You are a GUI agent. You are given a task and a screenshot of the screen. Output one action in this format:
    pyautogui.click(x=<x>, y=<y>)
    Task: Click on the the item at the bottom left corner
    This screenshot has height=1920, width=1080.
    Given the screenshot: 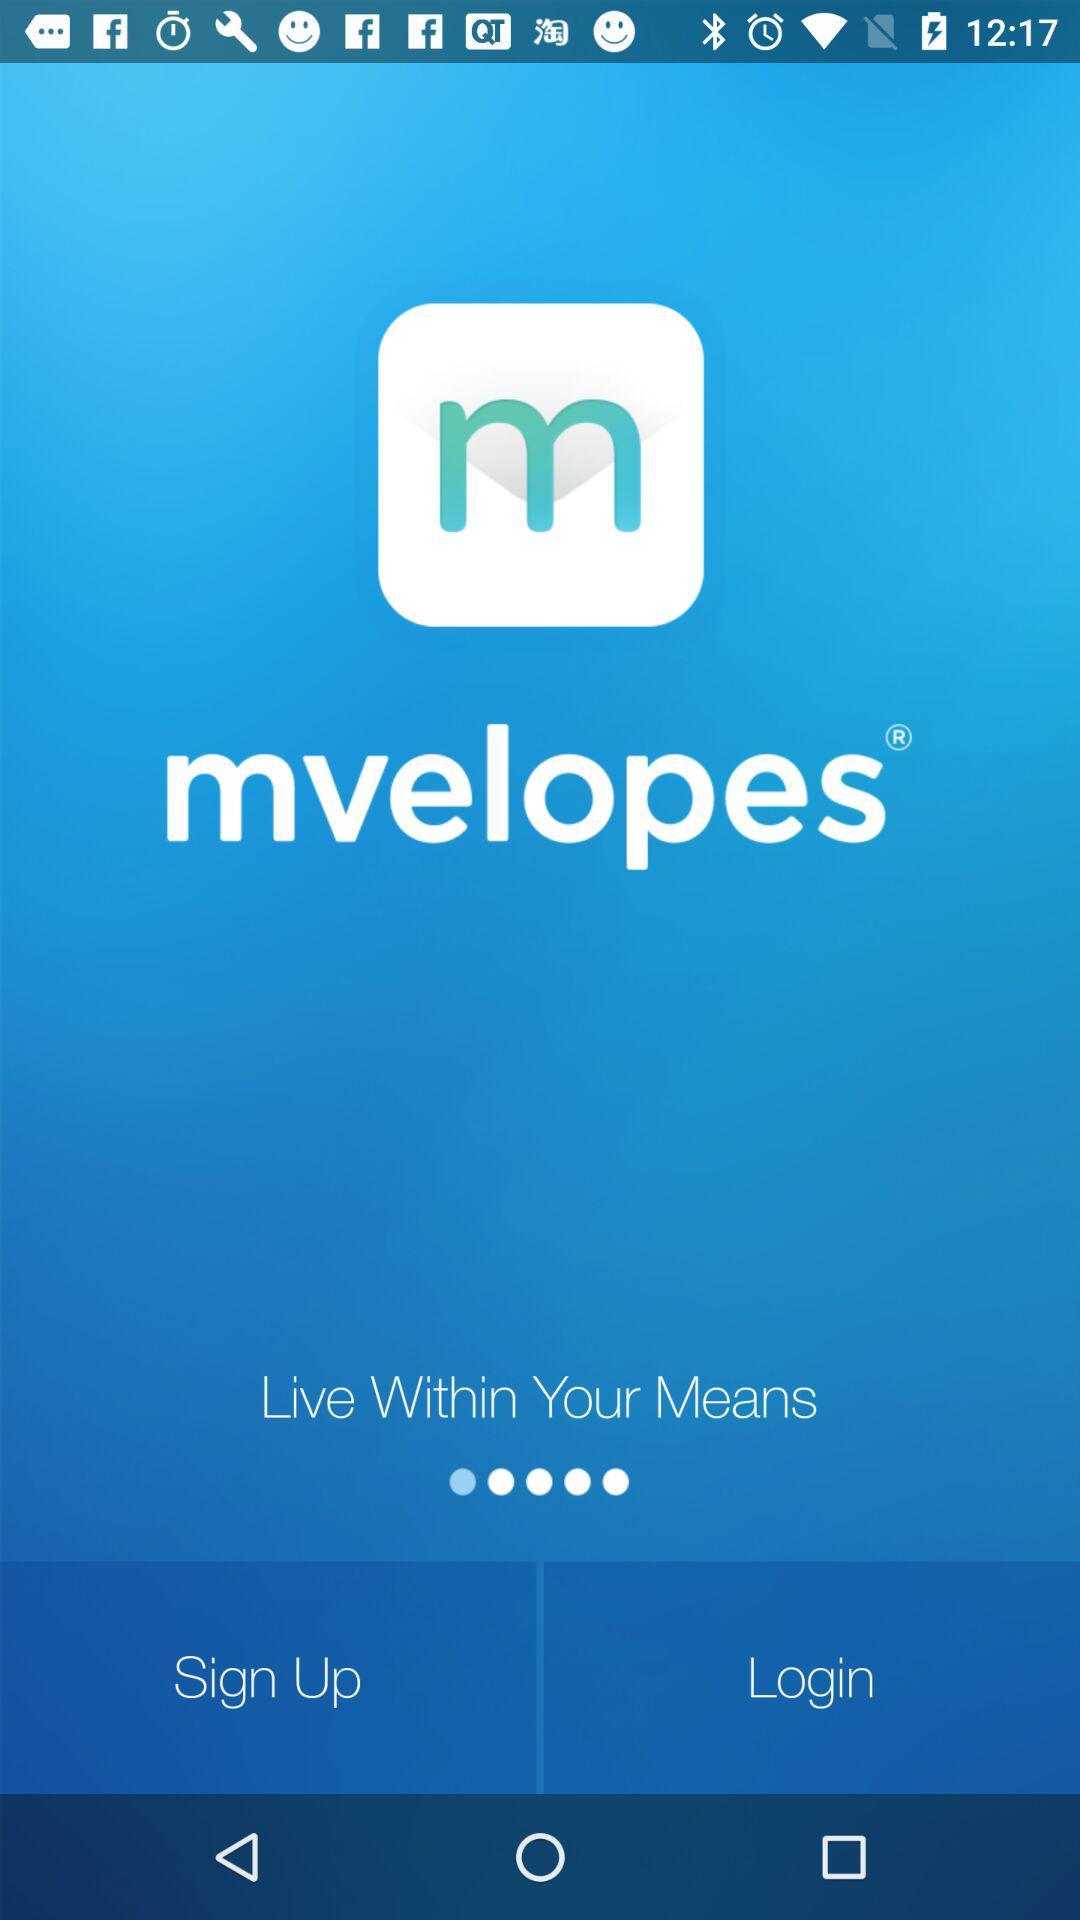 What is the action you would take?
    pyautogui.click(x=267, y=1677)
    